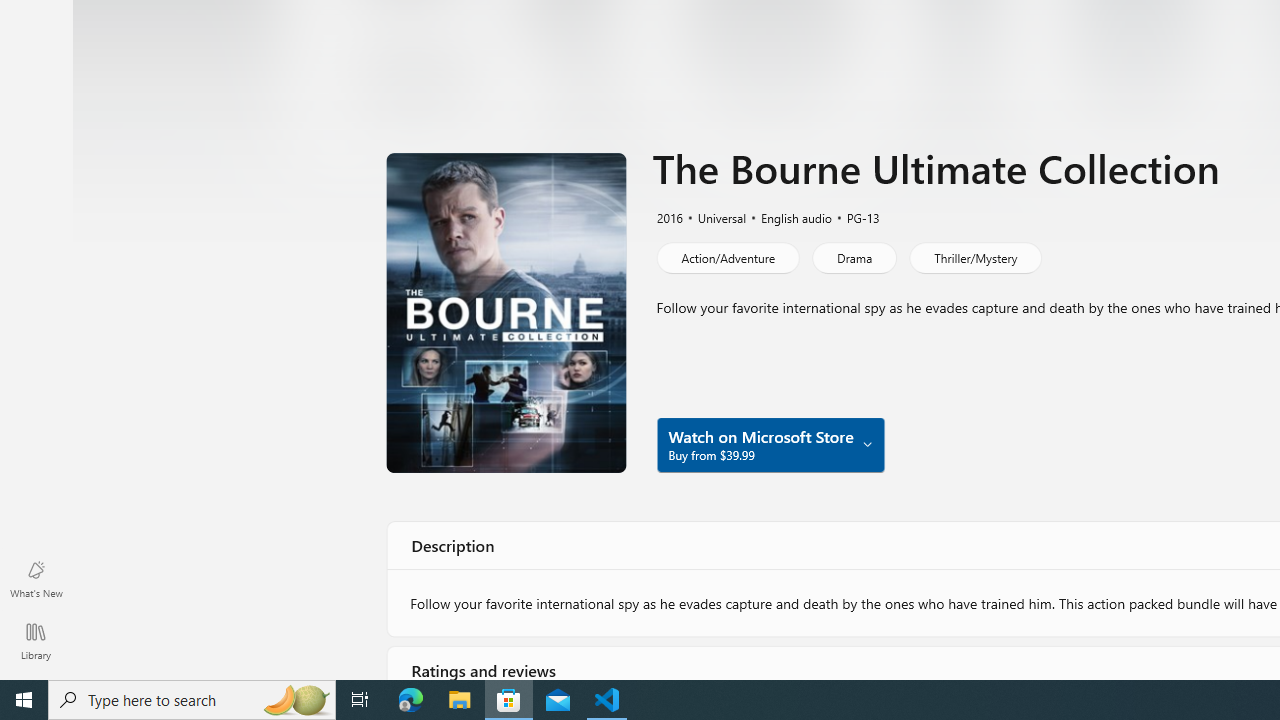 The image size is (1280, 720). Describe the element at coordinates (35, 578) in the screenshot. I see `'What'` at that location.